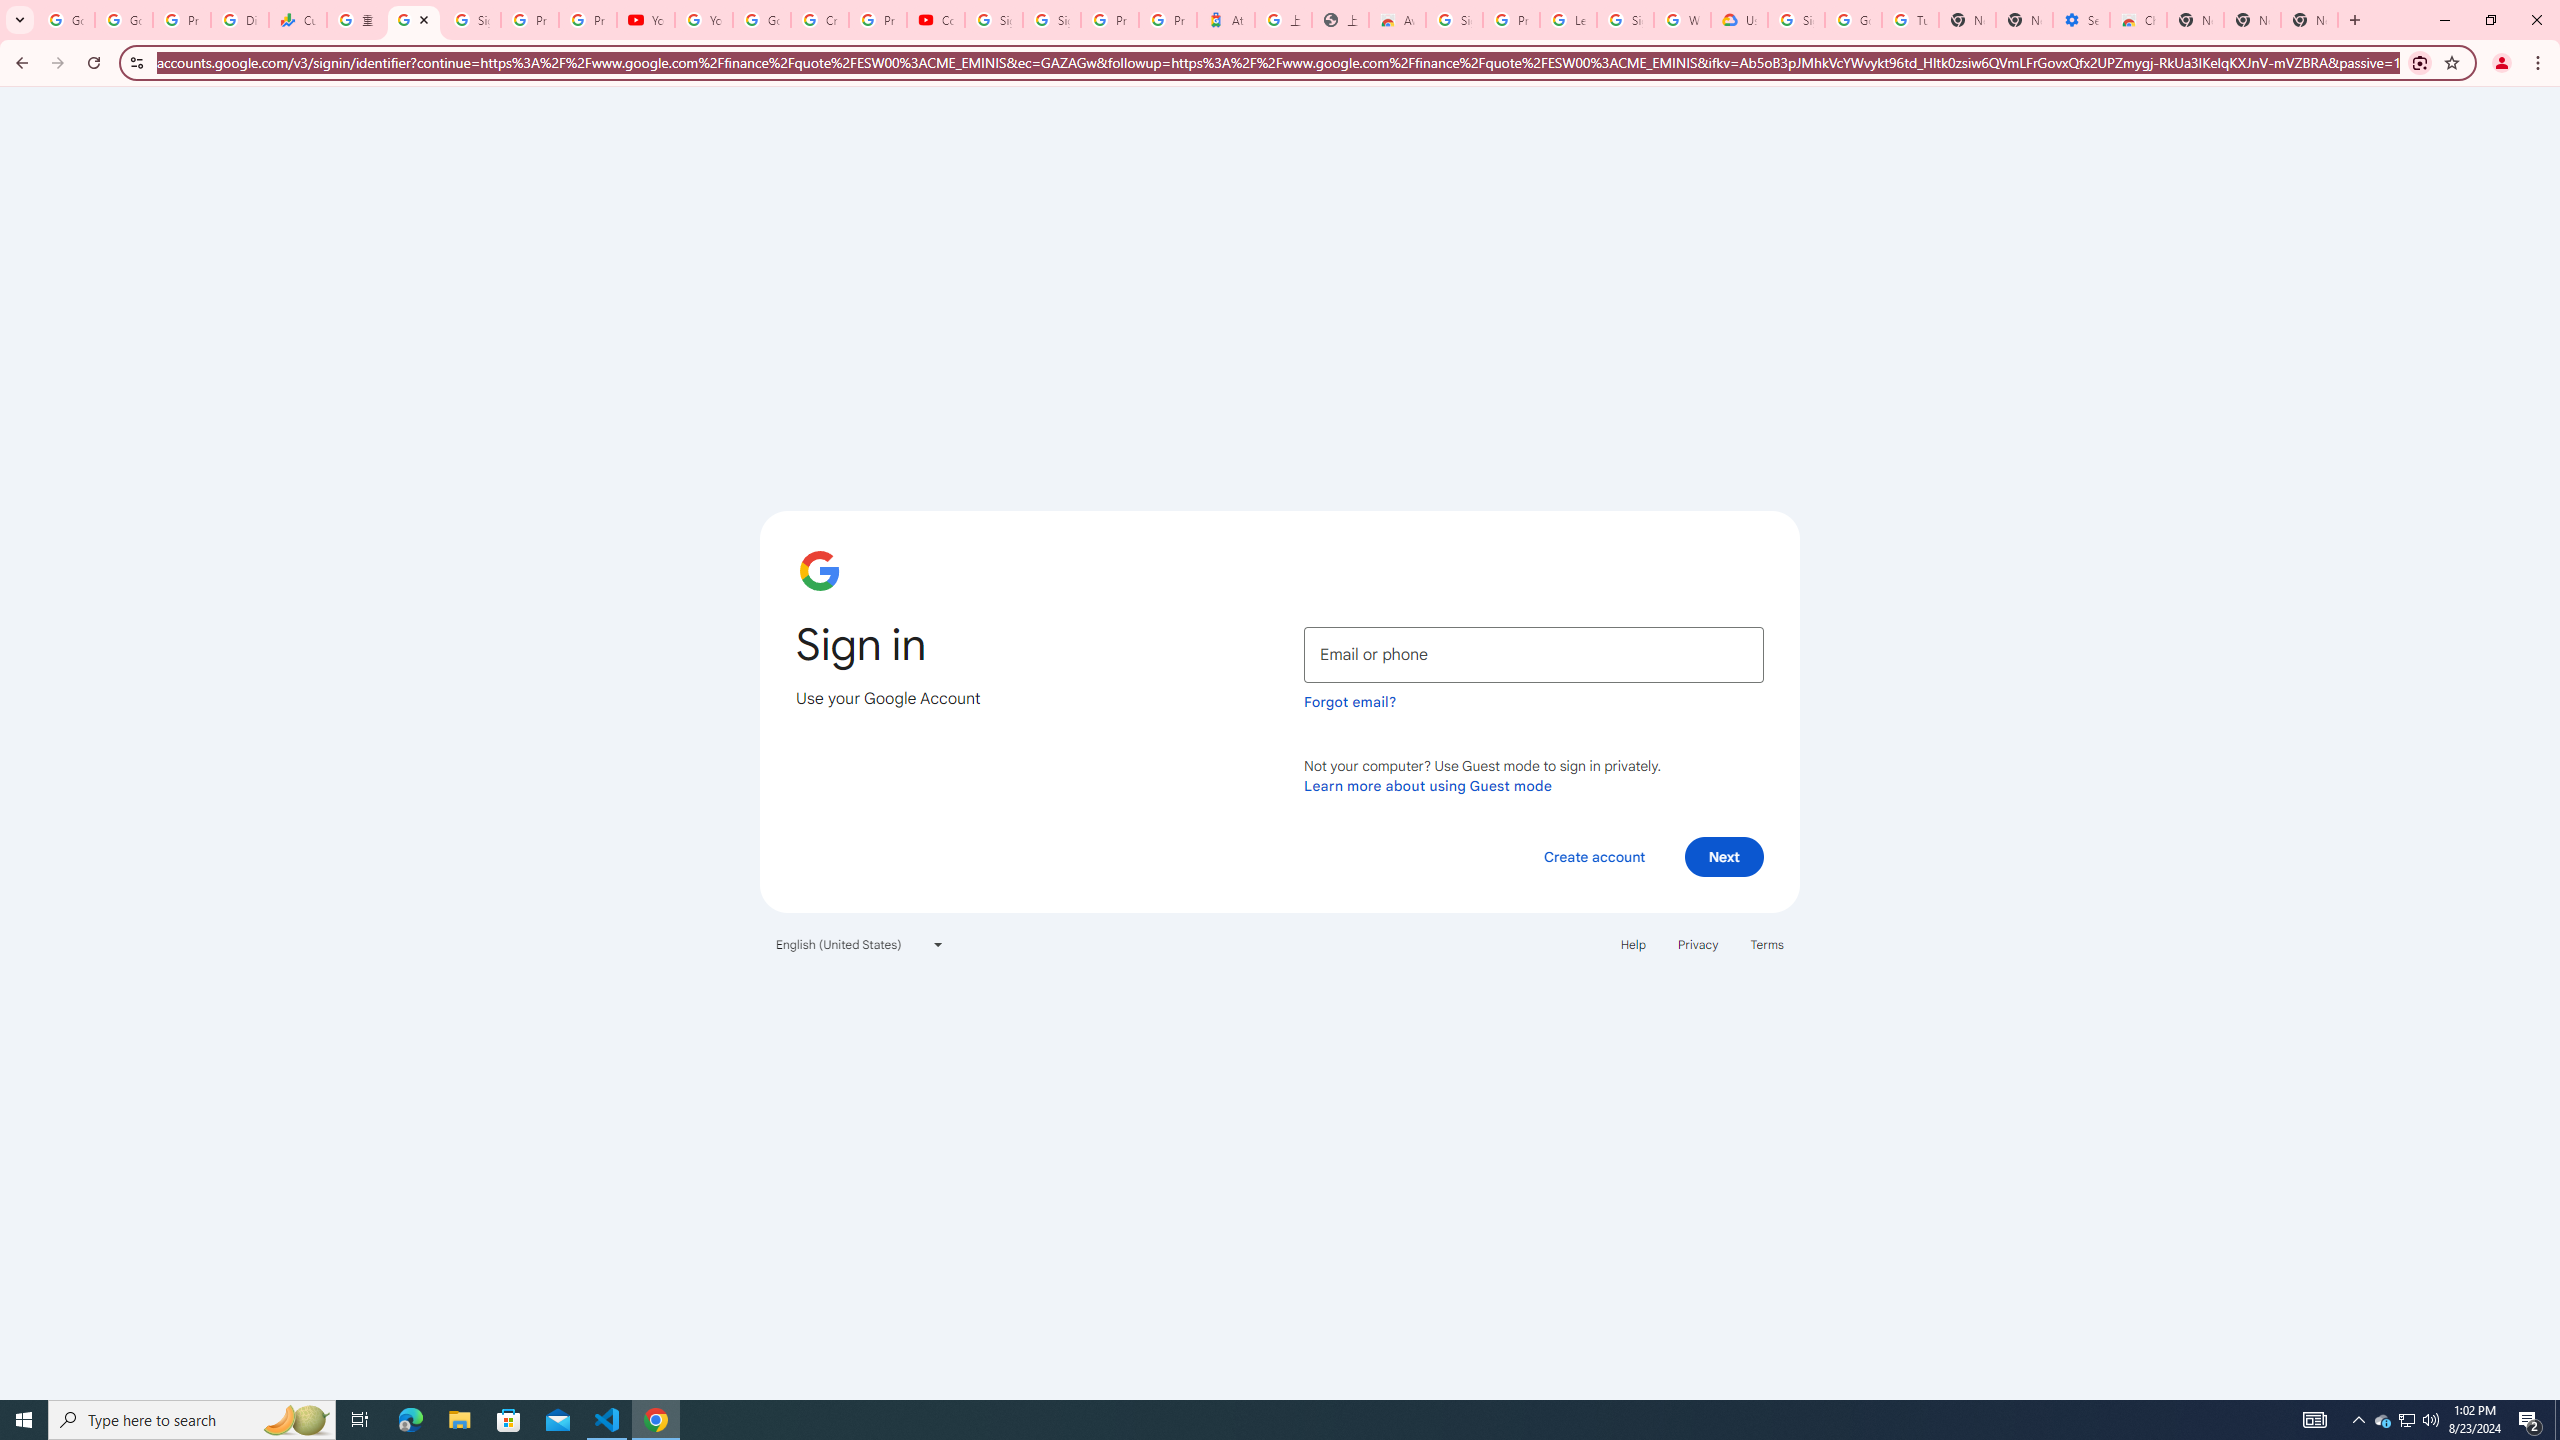  What do you see at coordinates (2194, 19) in the screenshot?
I see `'New Tab'` at bounding box center [2194, 19].